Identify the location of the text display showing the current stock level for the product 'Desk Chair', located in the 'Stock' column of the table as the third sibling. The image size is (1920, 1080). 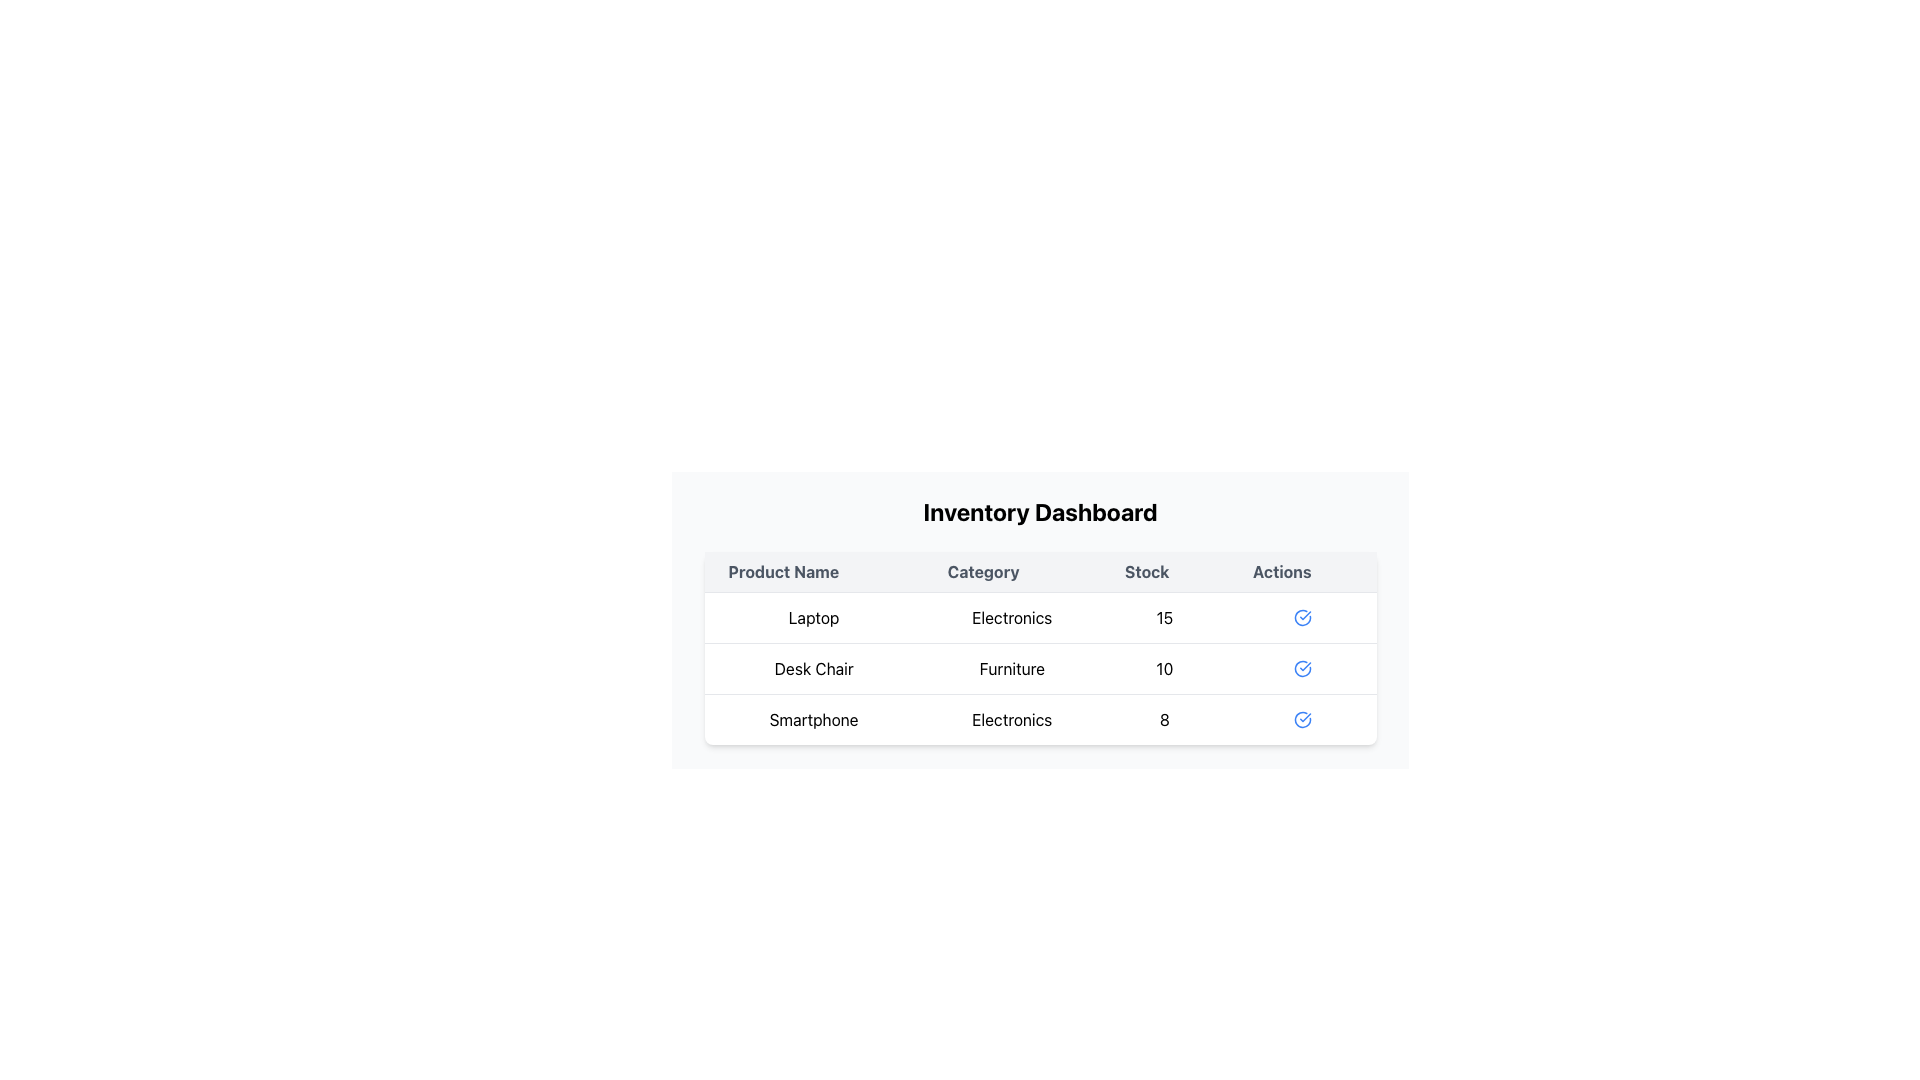
(1164, 668).